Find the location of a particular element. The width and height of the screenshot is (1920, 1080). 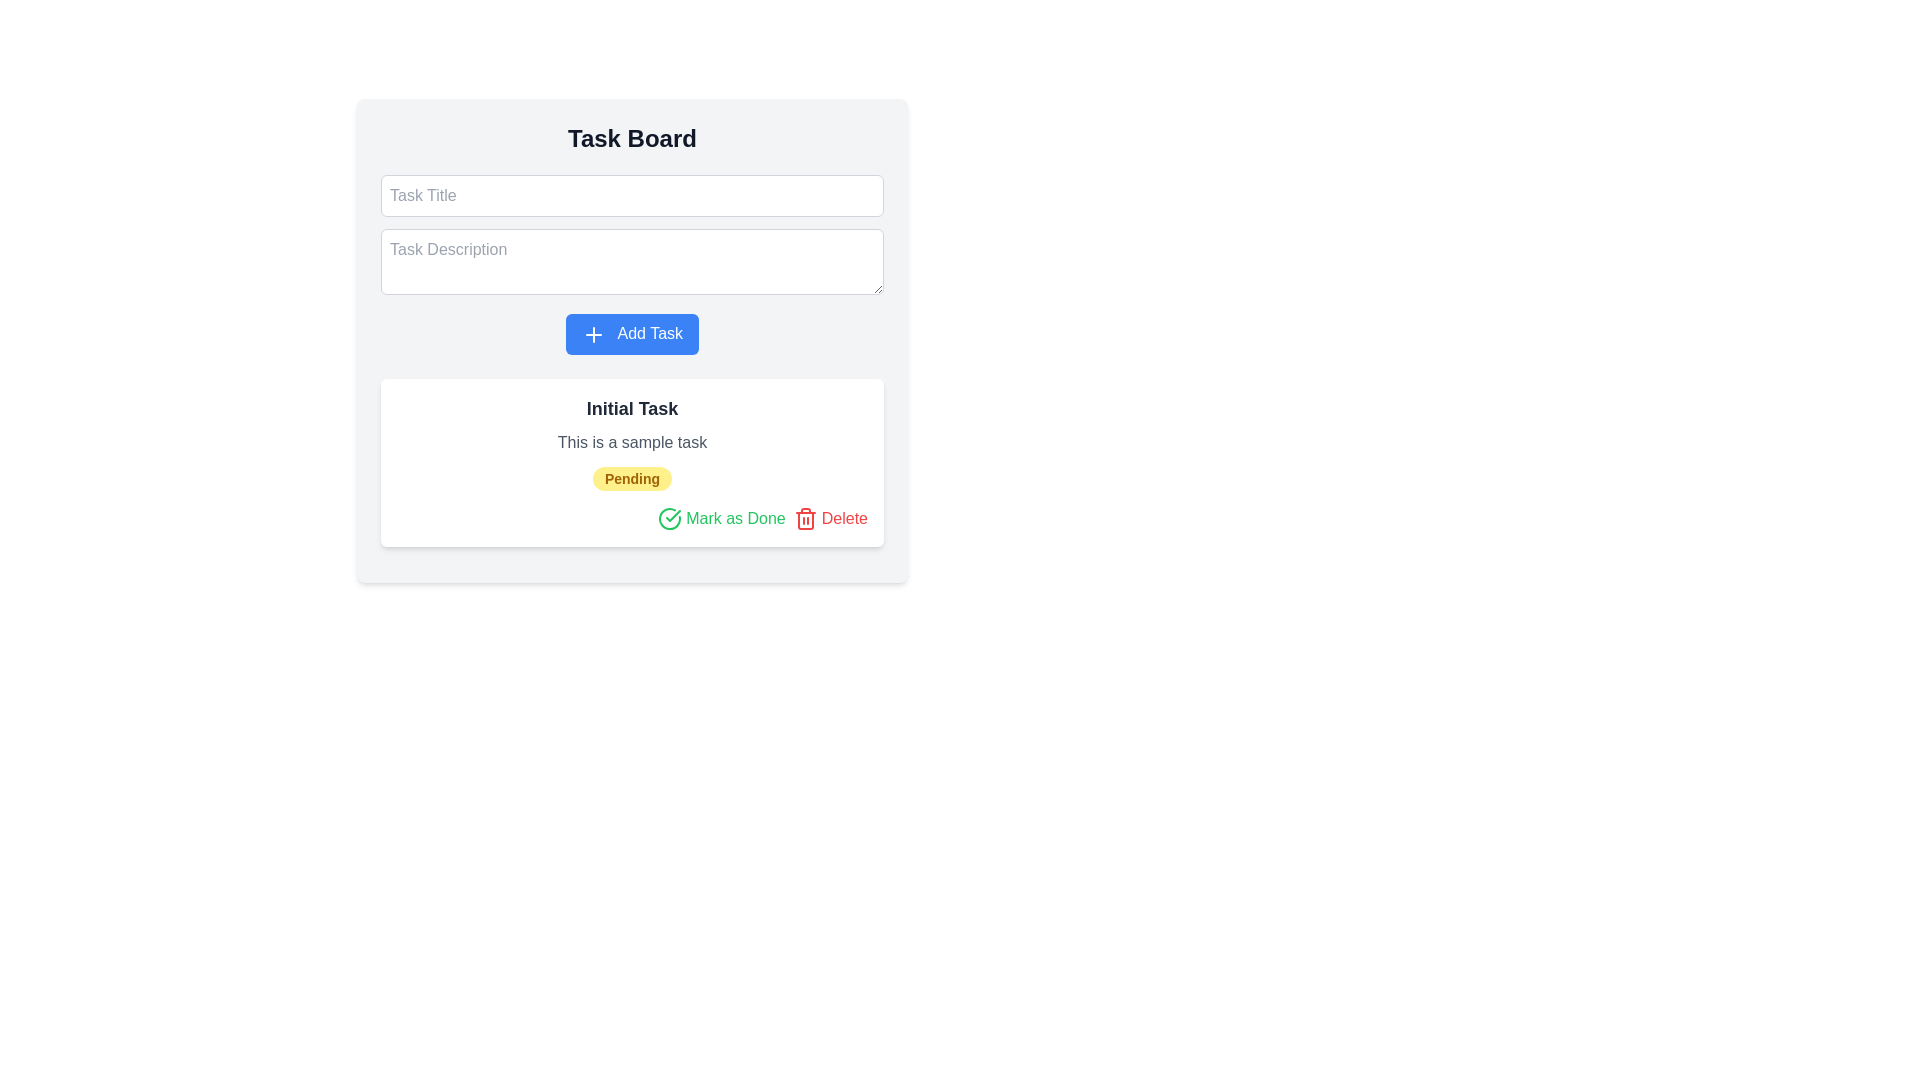

the 'Mark as Done' button, which is a green button with a checkmark icon and the text 'Mark as Done', located in the bottom-right section of the 'Initial Task' area is located at coordinates (720, 517).